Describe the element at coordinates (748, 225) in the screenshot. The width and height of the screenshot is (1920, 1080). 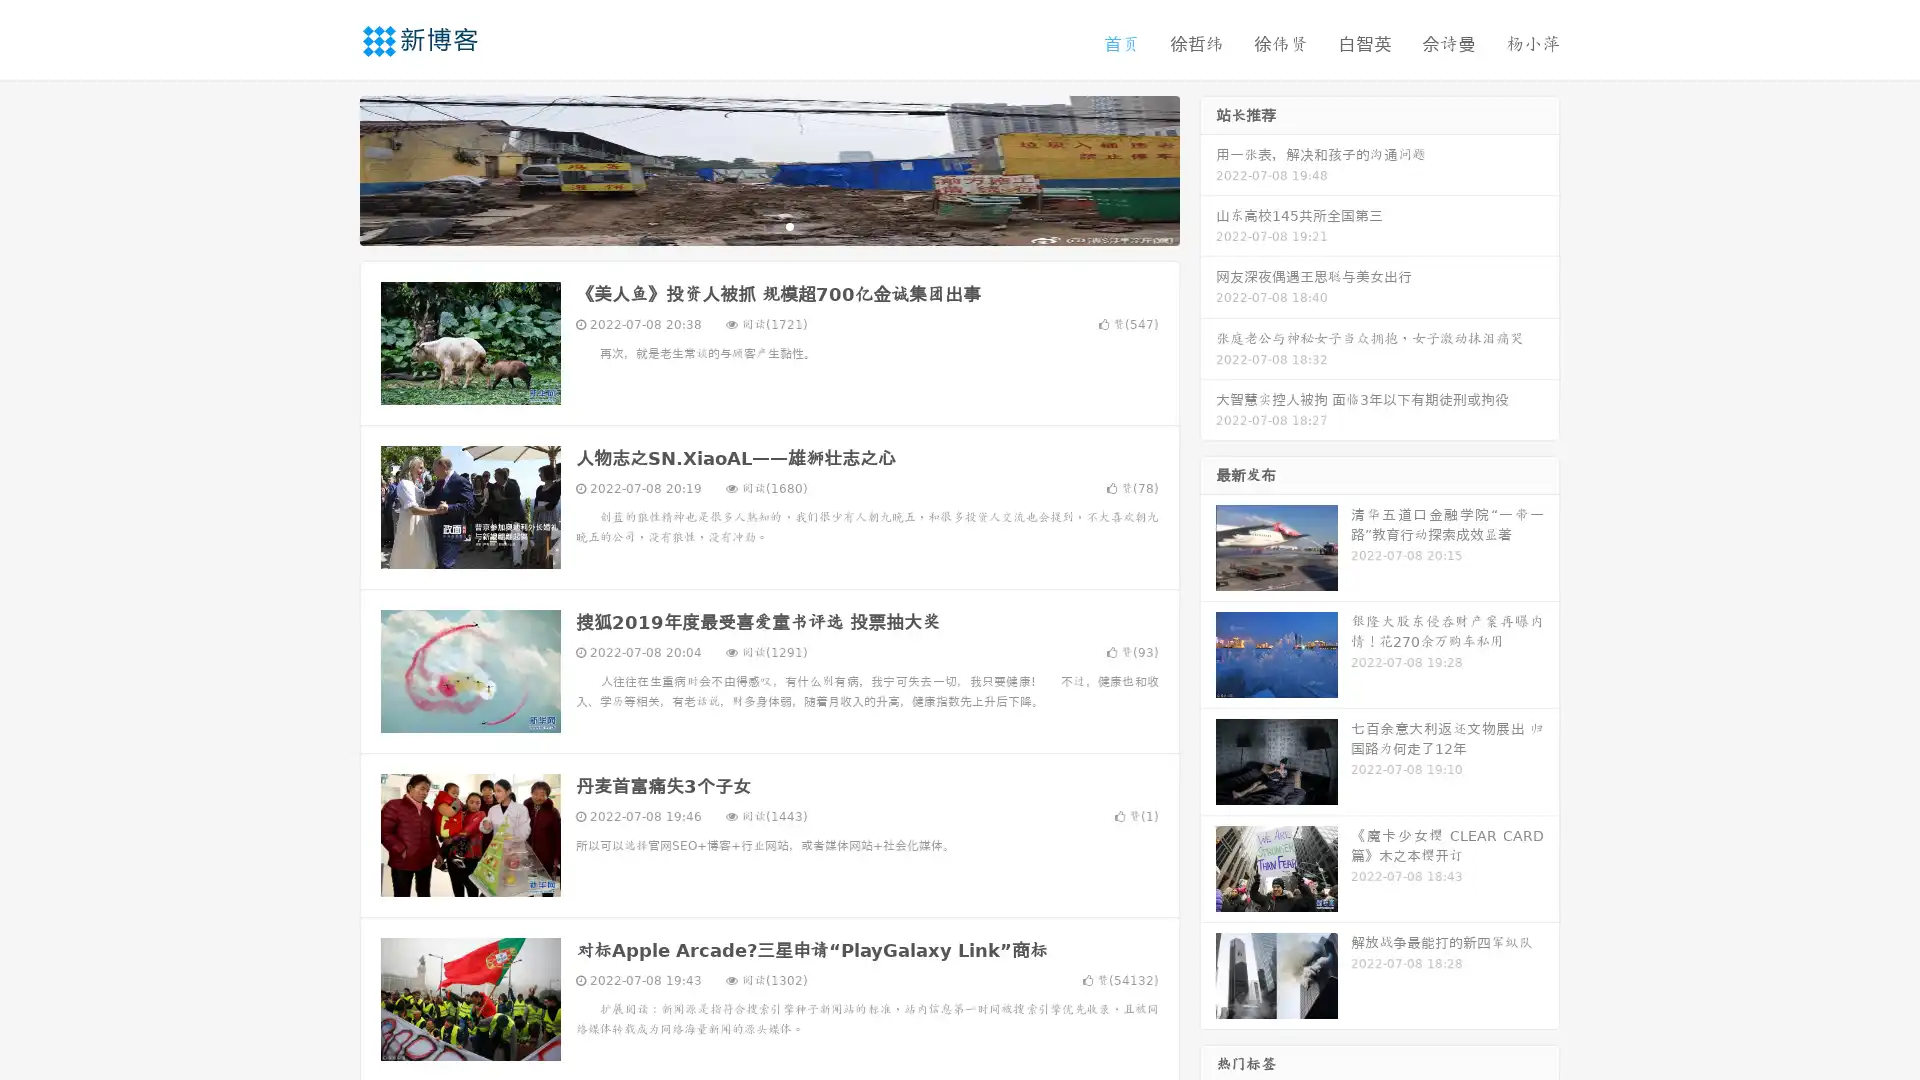
I see `Go to slide 1` at that location.